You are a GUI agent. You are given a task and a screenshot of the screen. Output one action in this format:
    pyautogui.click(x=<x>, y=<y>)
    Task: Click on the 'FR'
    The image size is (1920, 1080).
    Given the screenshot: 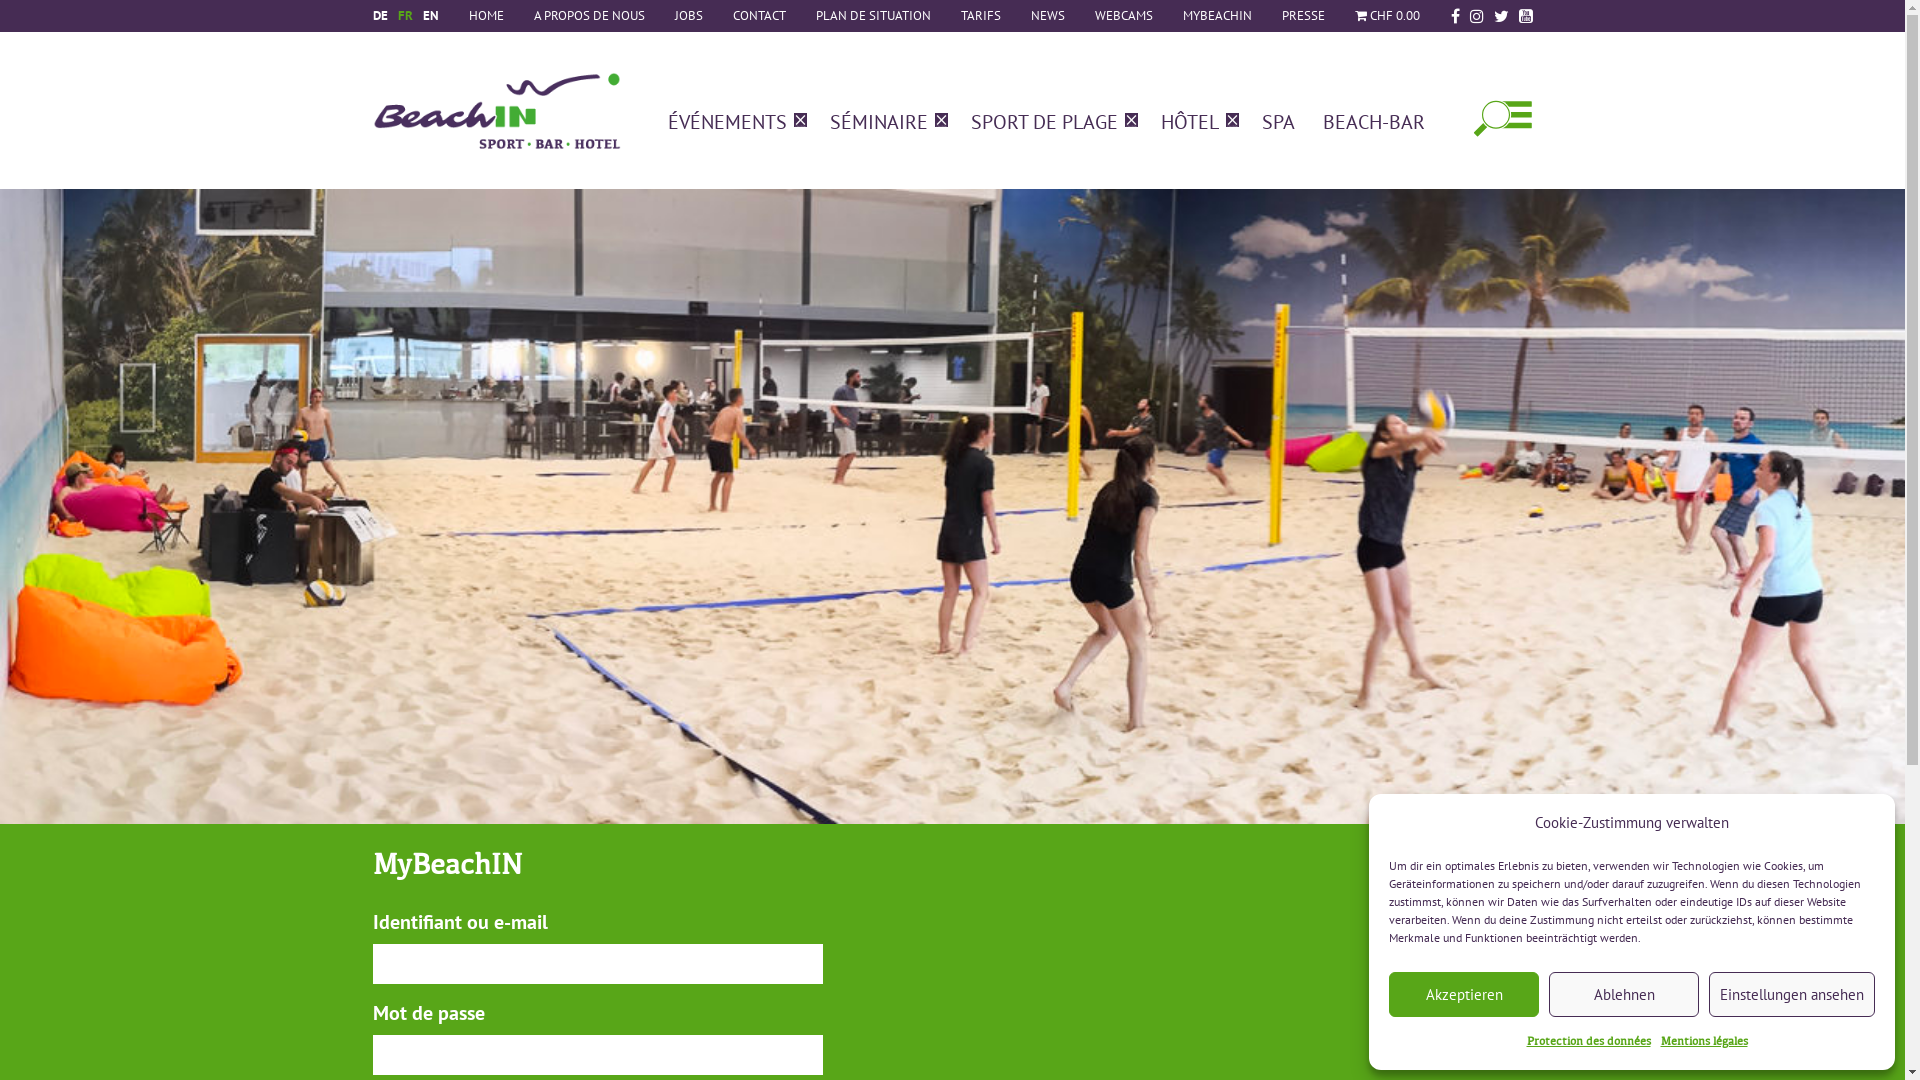 What is the action you would take?
    pyautogui.click(x=403, y=15)
    